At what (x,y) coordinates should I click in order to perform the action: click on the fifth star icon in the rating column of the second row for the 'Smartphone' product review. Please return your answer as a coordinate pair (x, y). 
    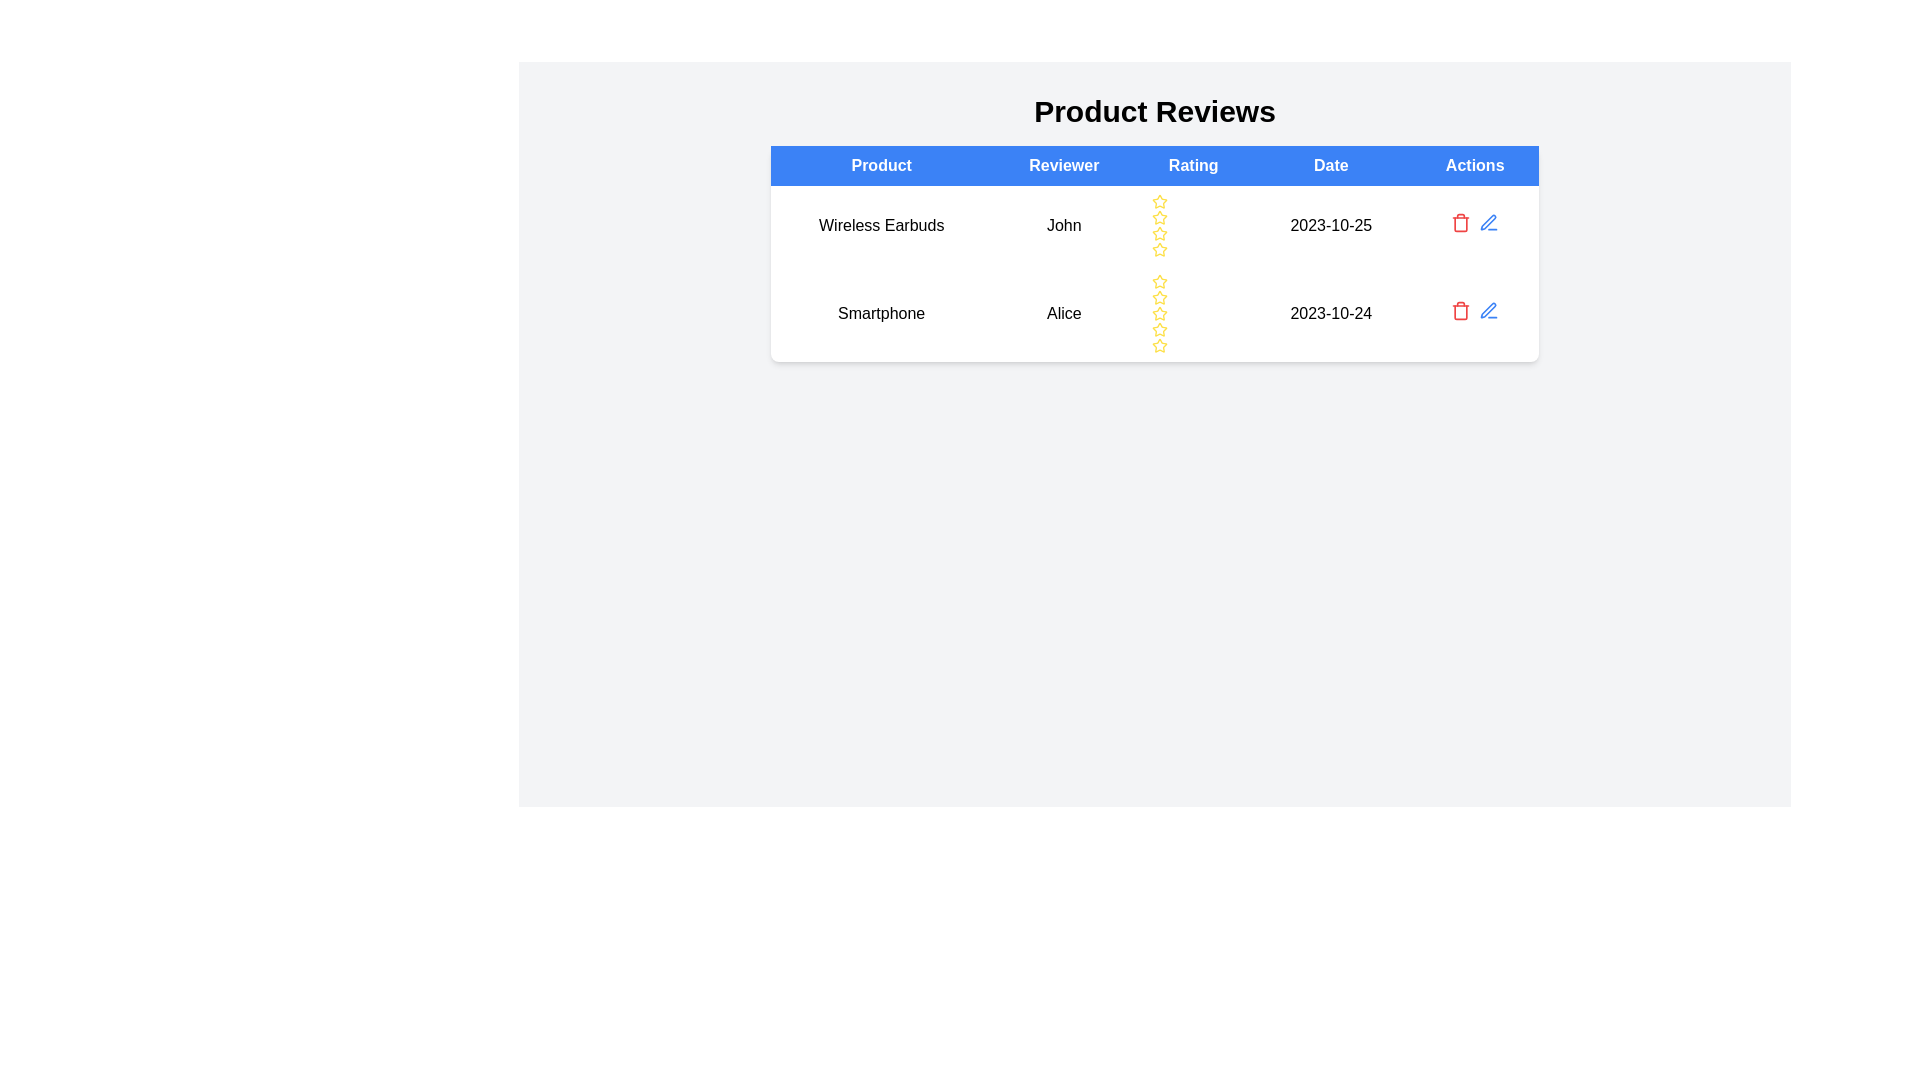
    Looking at the image, I should click on (1160, 345).